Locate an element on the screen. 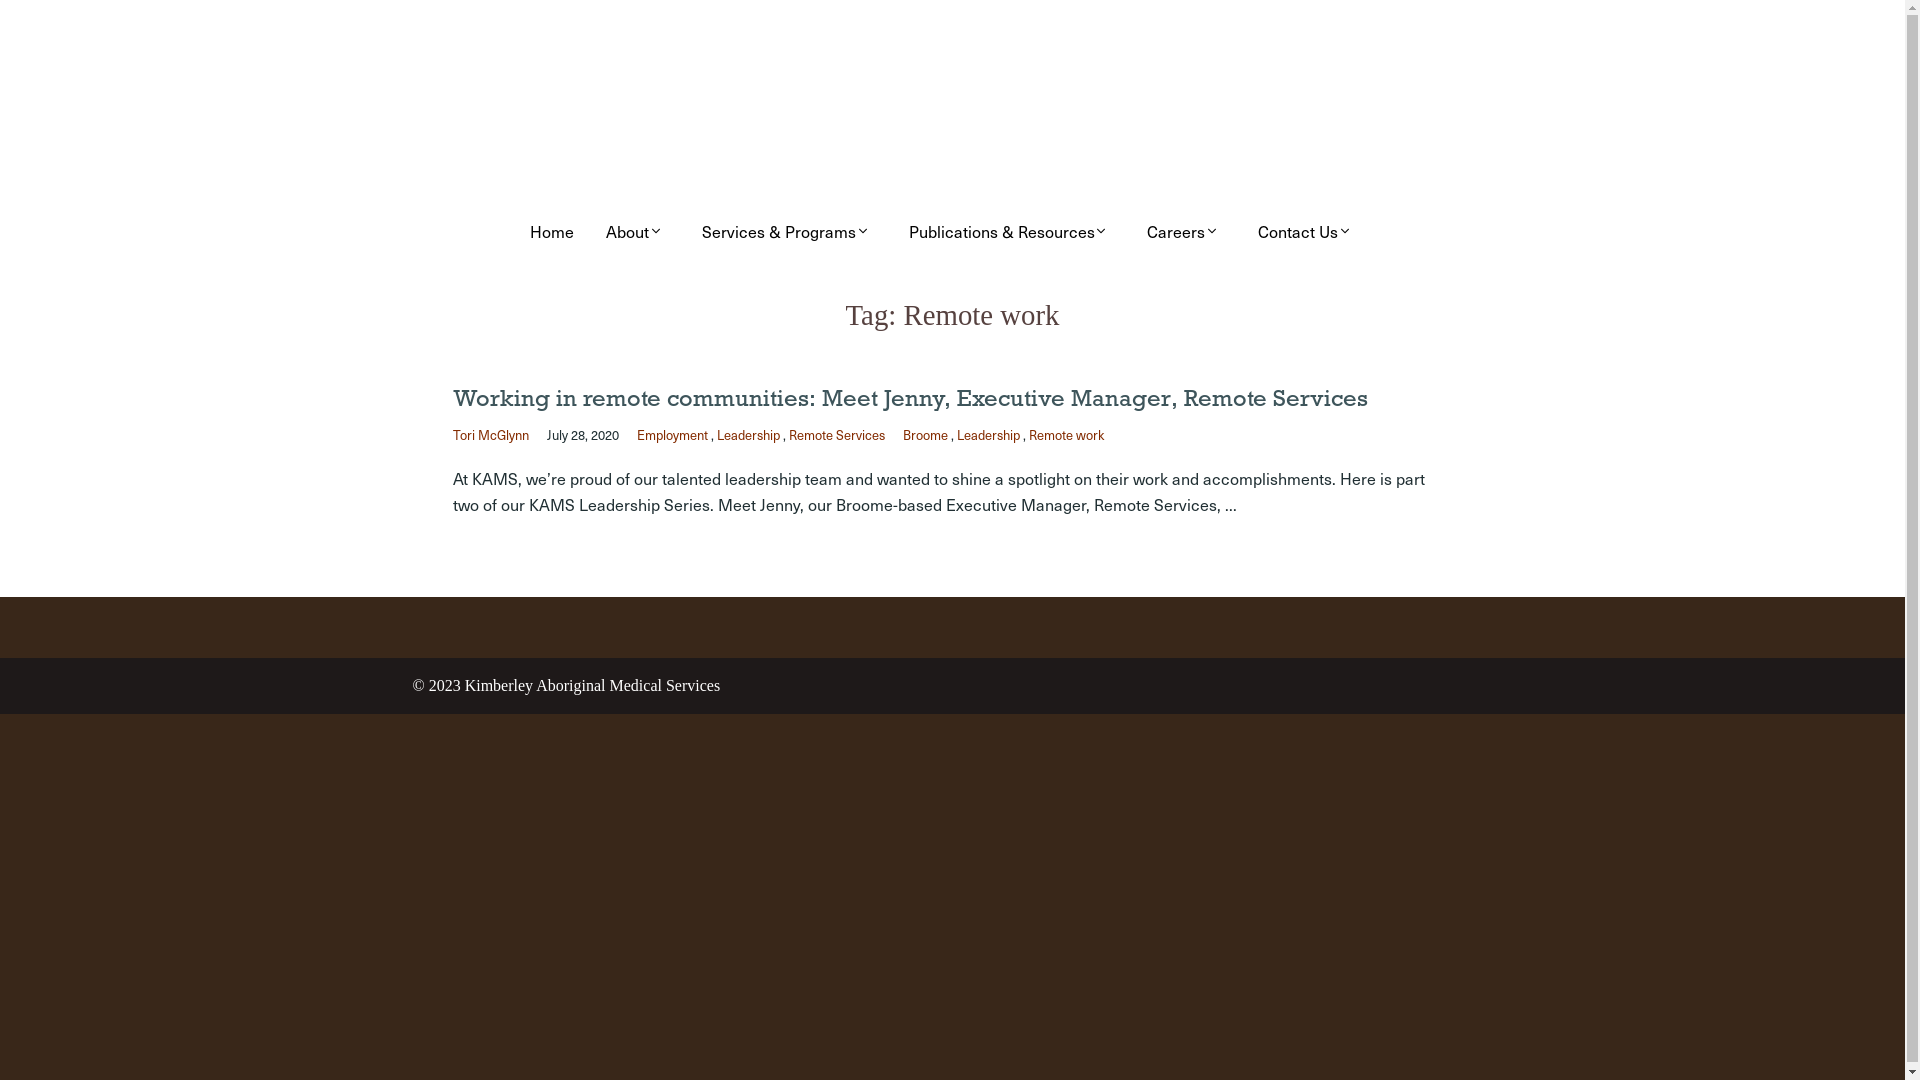  'Careers' is located at coordinates (1186, 230).